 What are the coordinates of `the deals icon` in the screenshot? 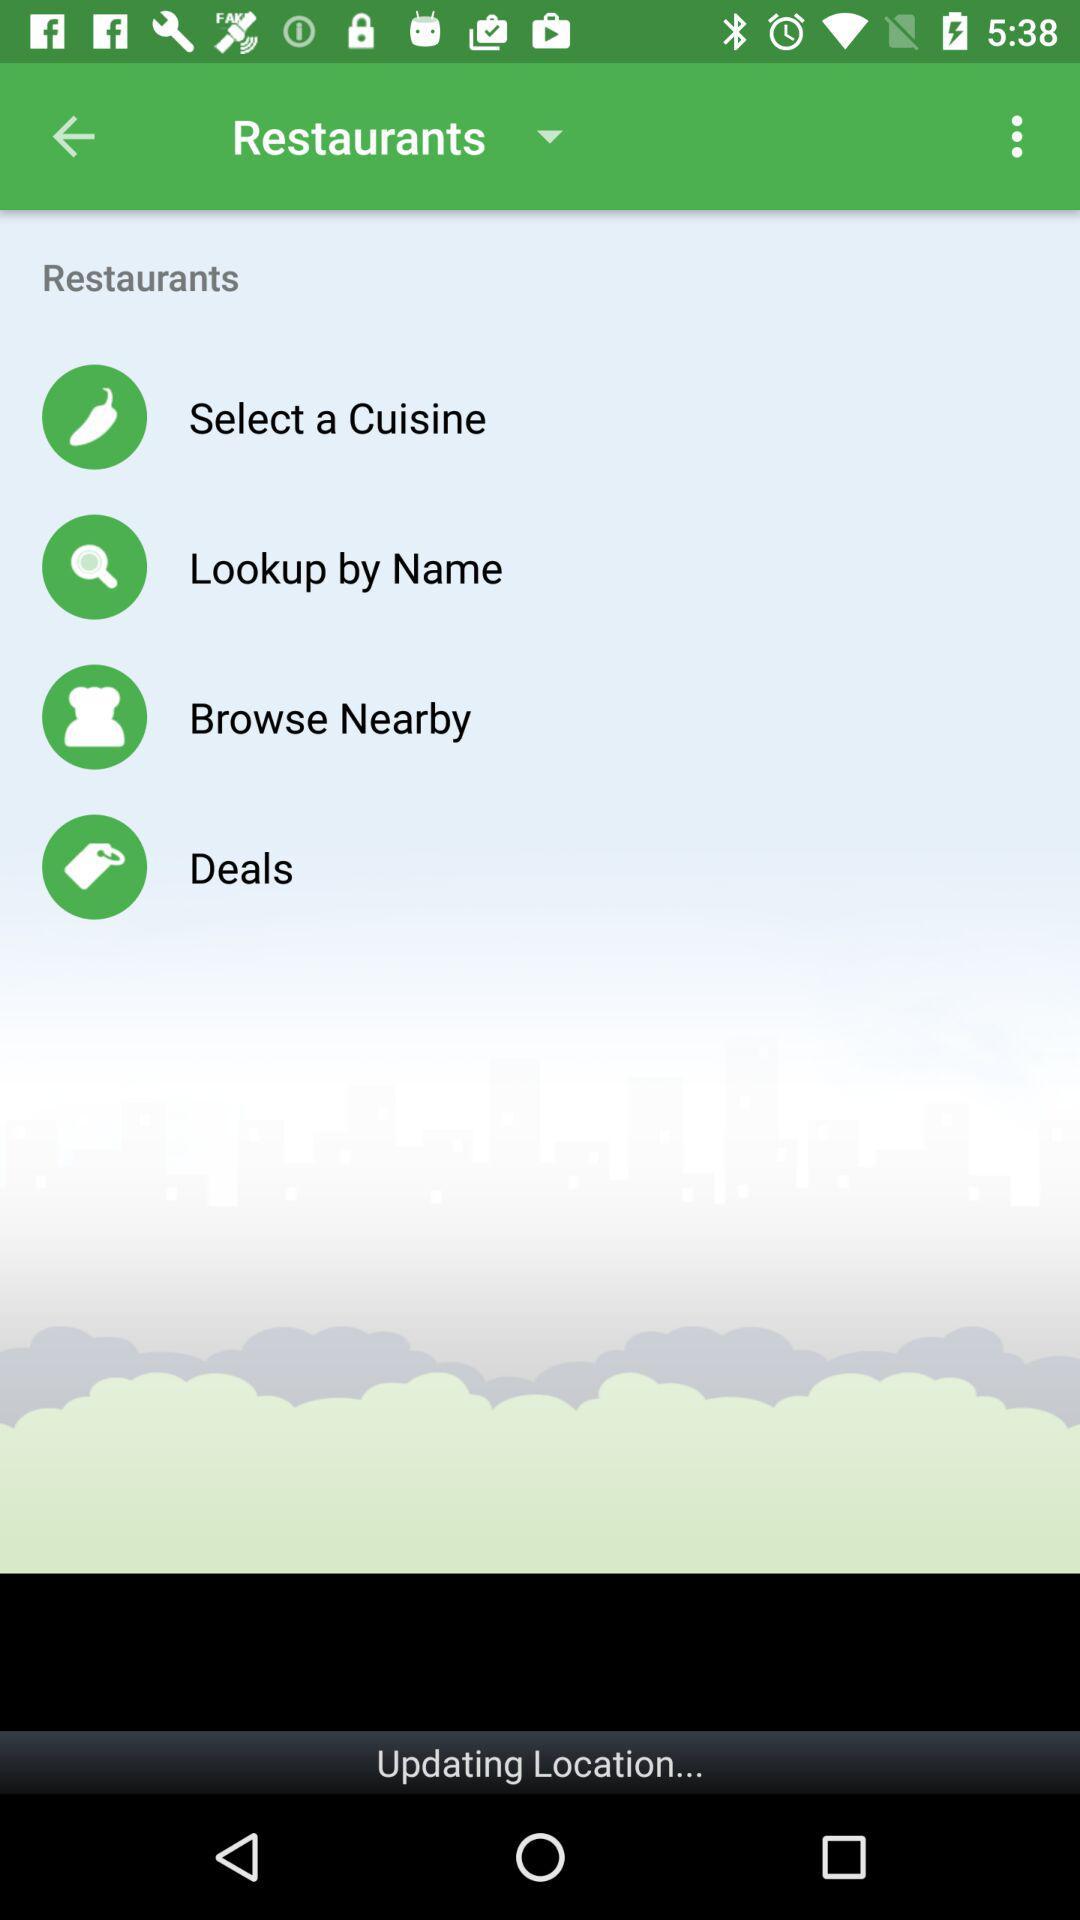 It's located at (240, 867).